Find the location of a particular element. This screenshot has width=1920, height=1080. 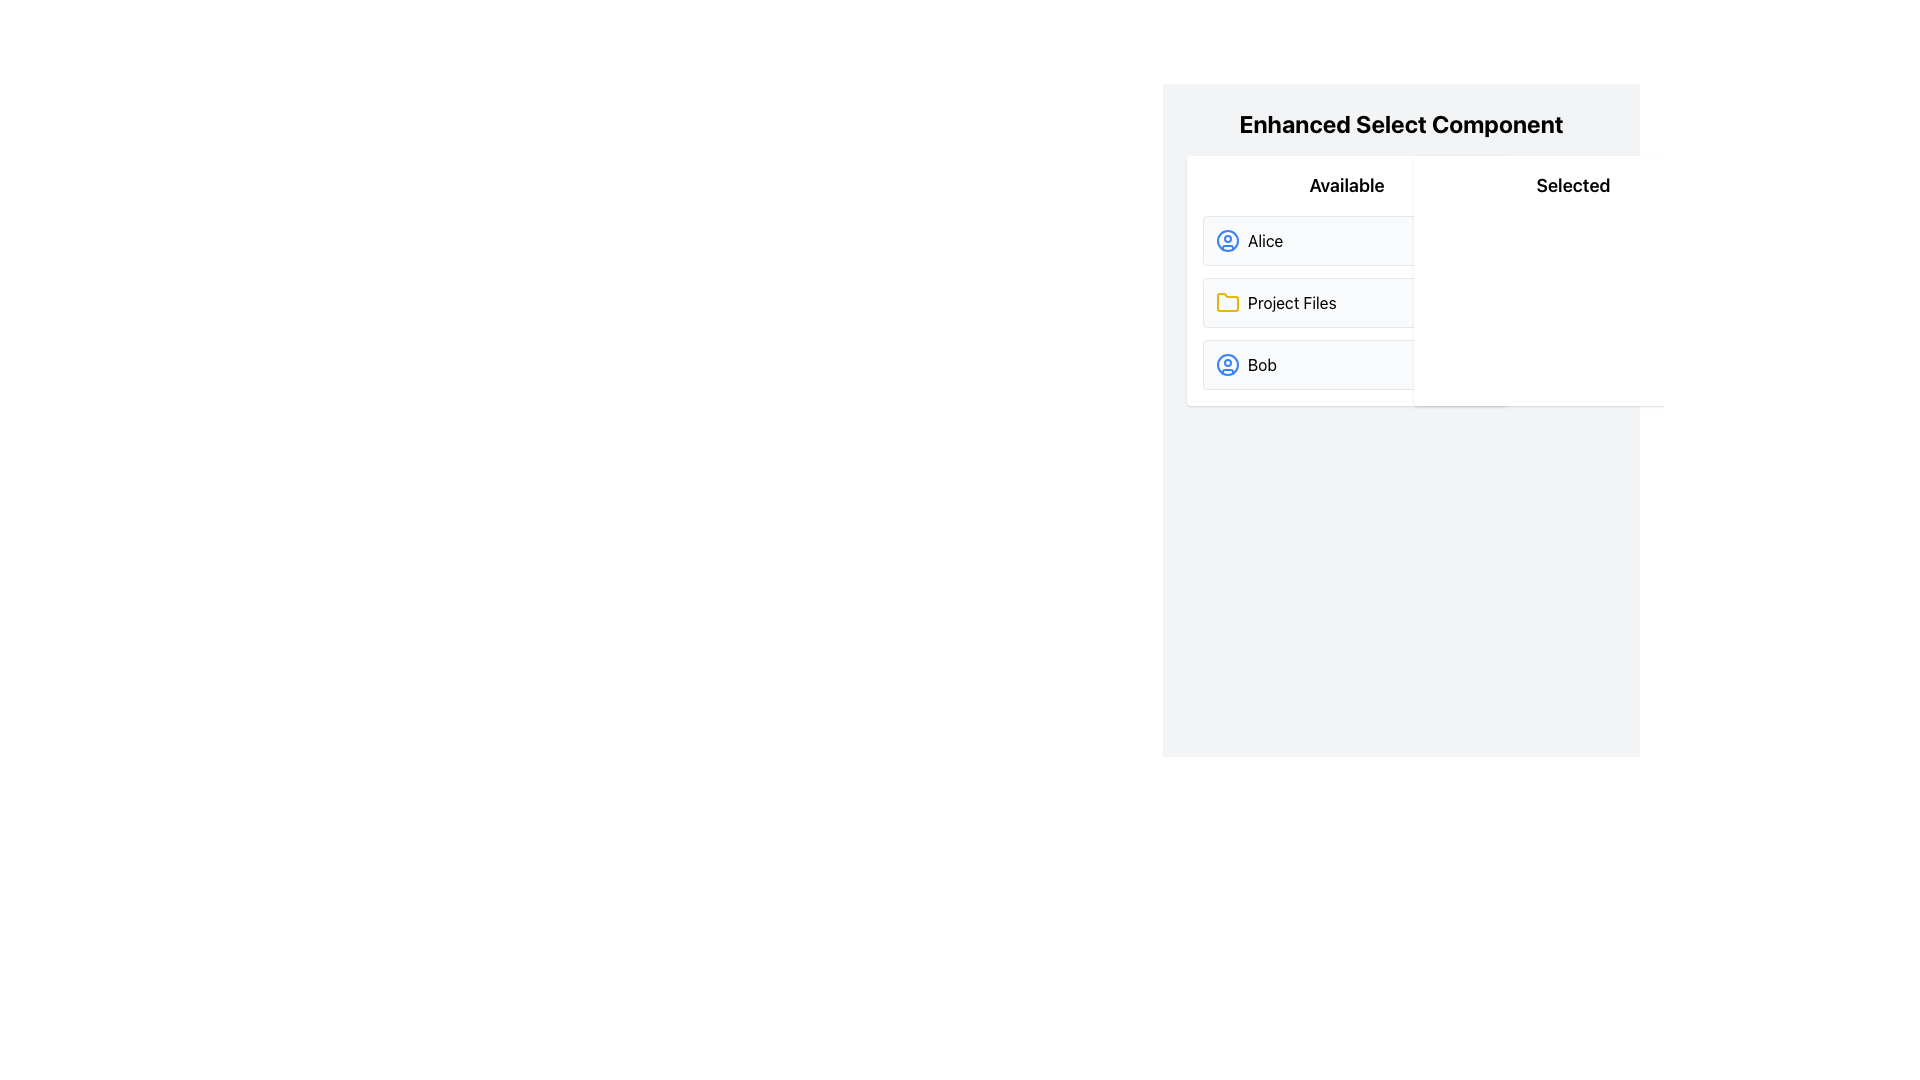

the circular blue user icon located at the left side of the list item labeled 'Bob' in the 'Enhanced Select Component' section is located at coordinates (1227, 365).